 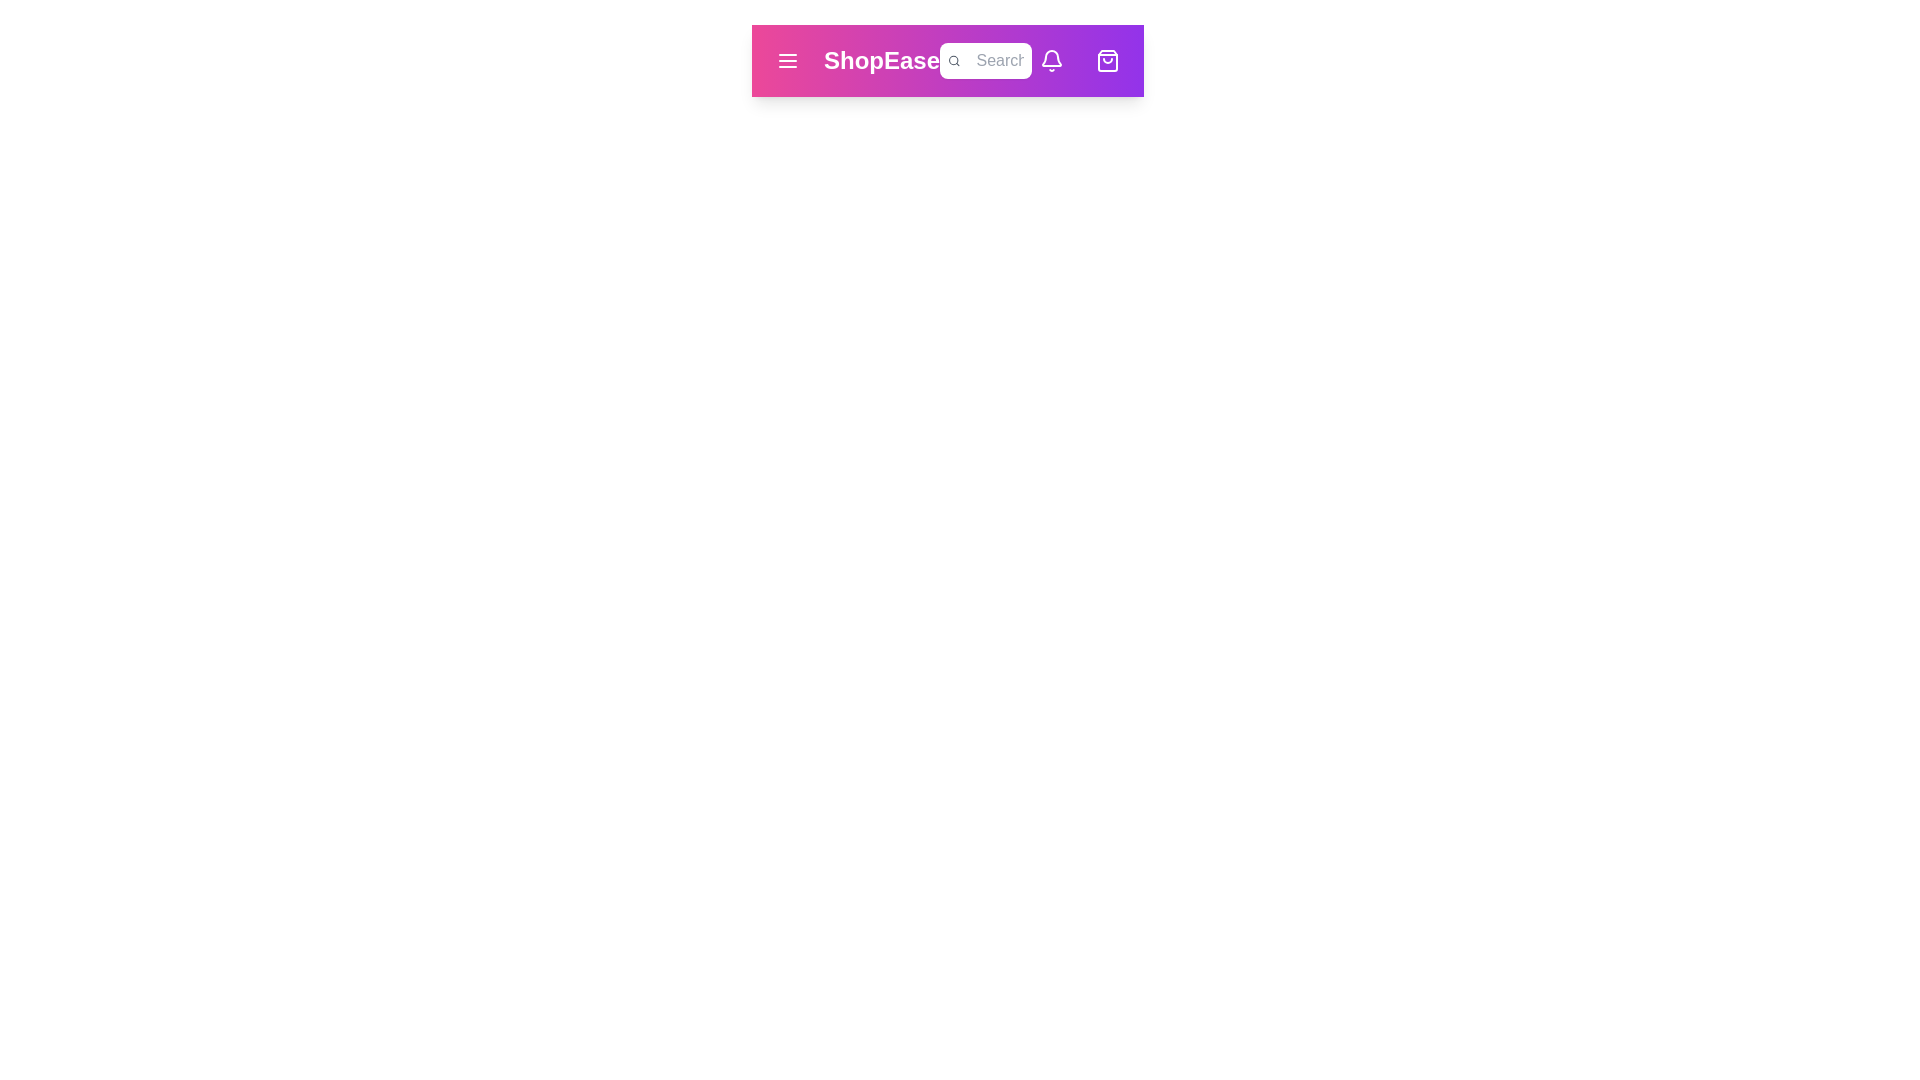 I want to click on the menu button to open the side menu or navigation, so click(x=786, y=60).